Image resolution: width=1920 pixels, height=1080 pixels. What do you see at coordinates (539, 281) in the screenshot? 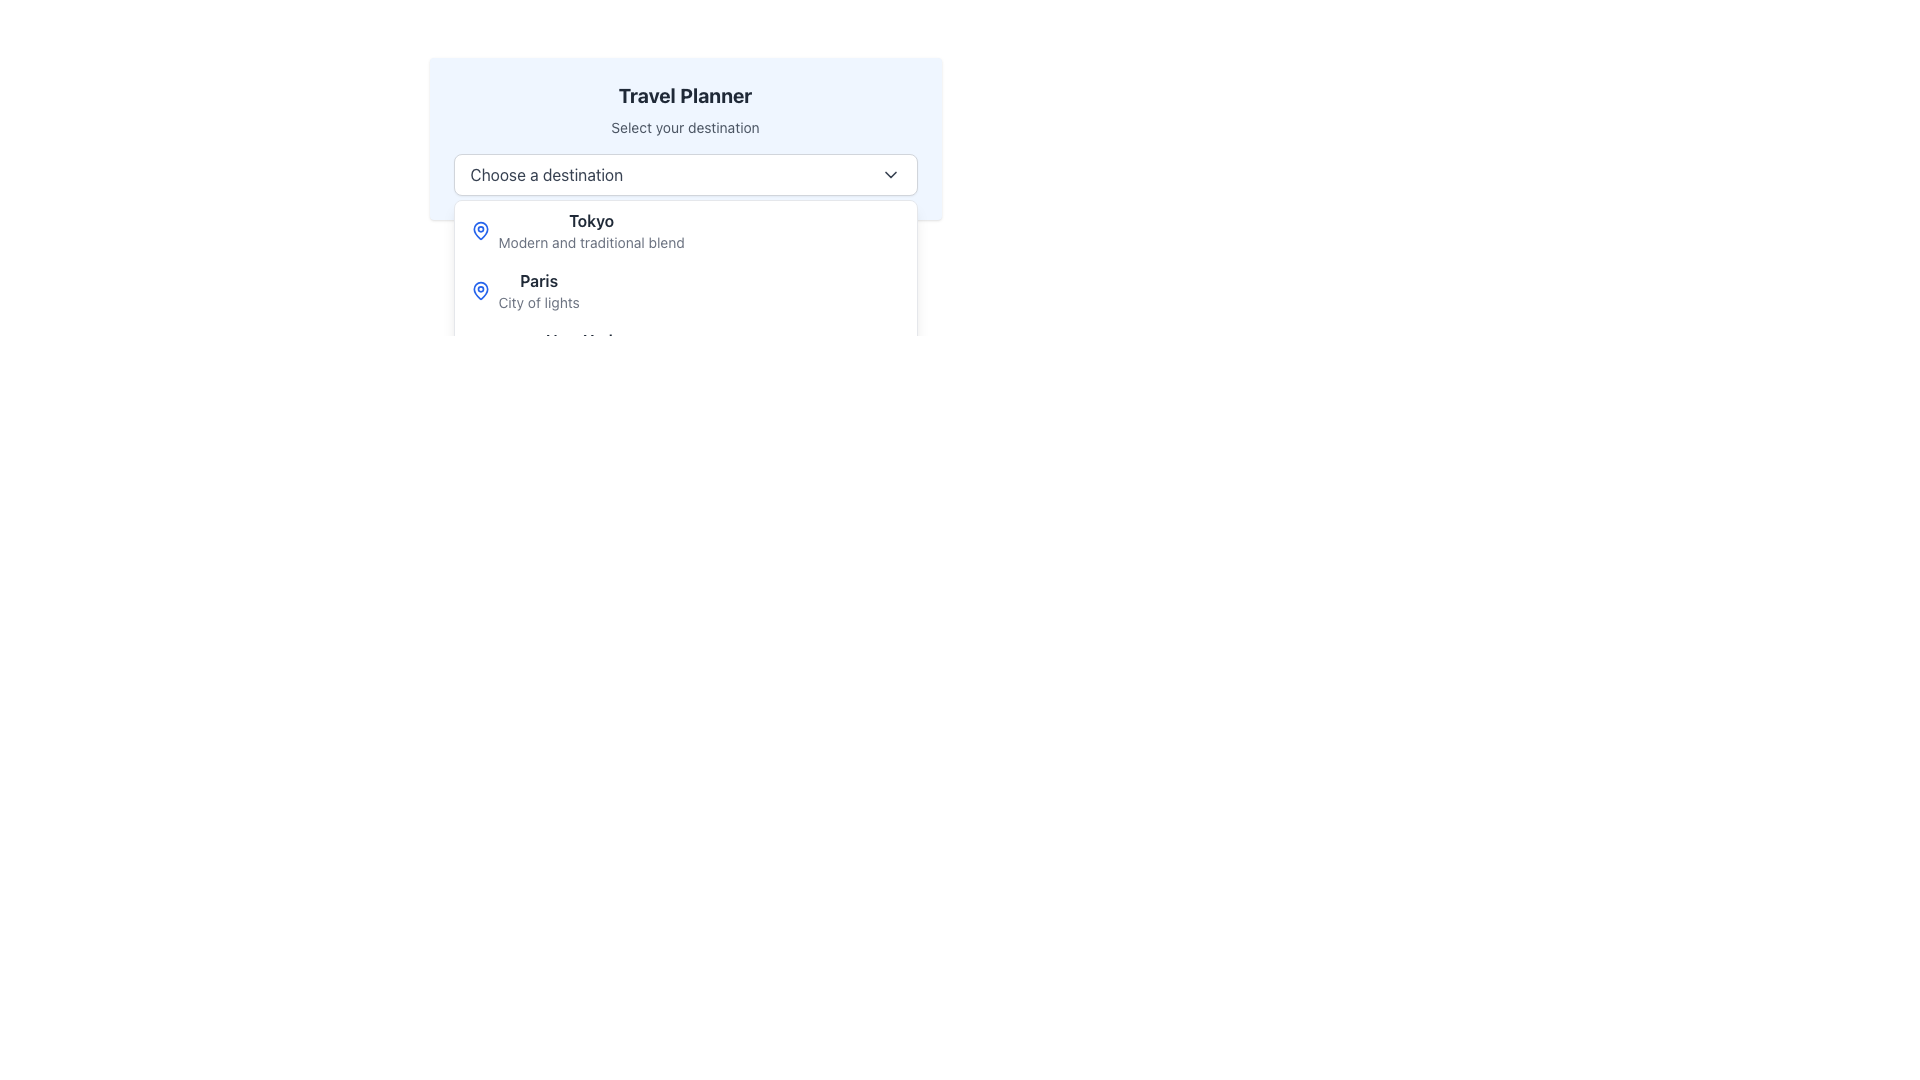
I see `the dropdown menu item labeled 'Paris'` at bounding box center [539, 281].